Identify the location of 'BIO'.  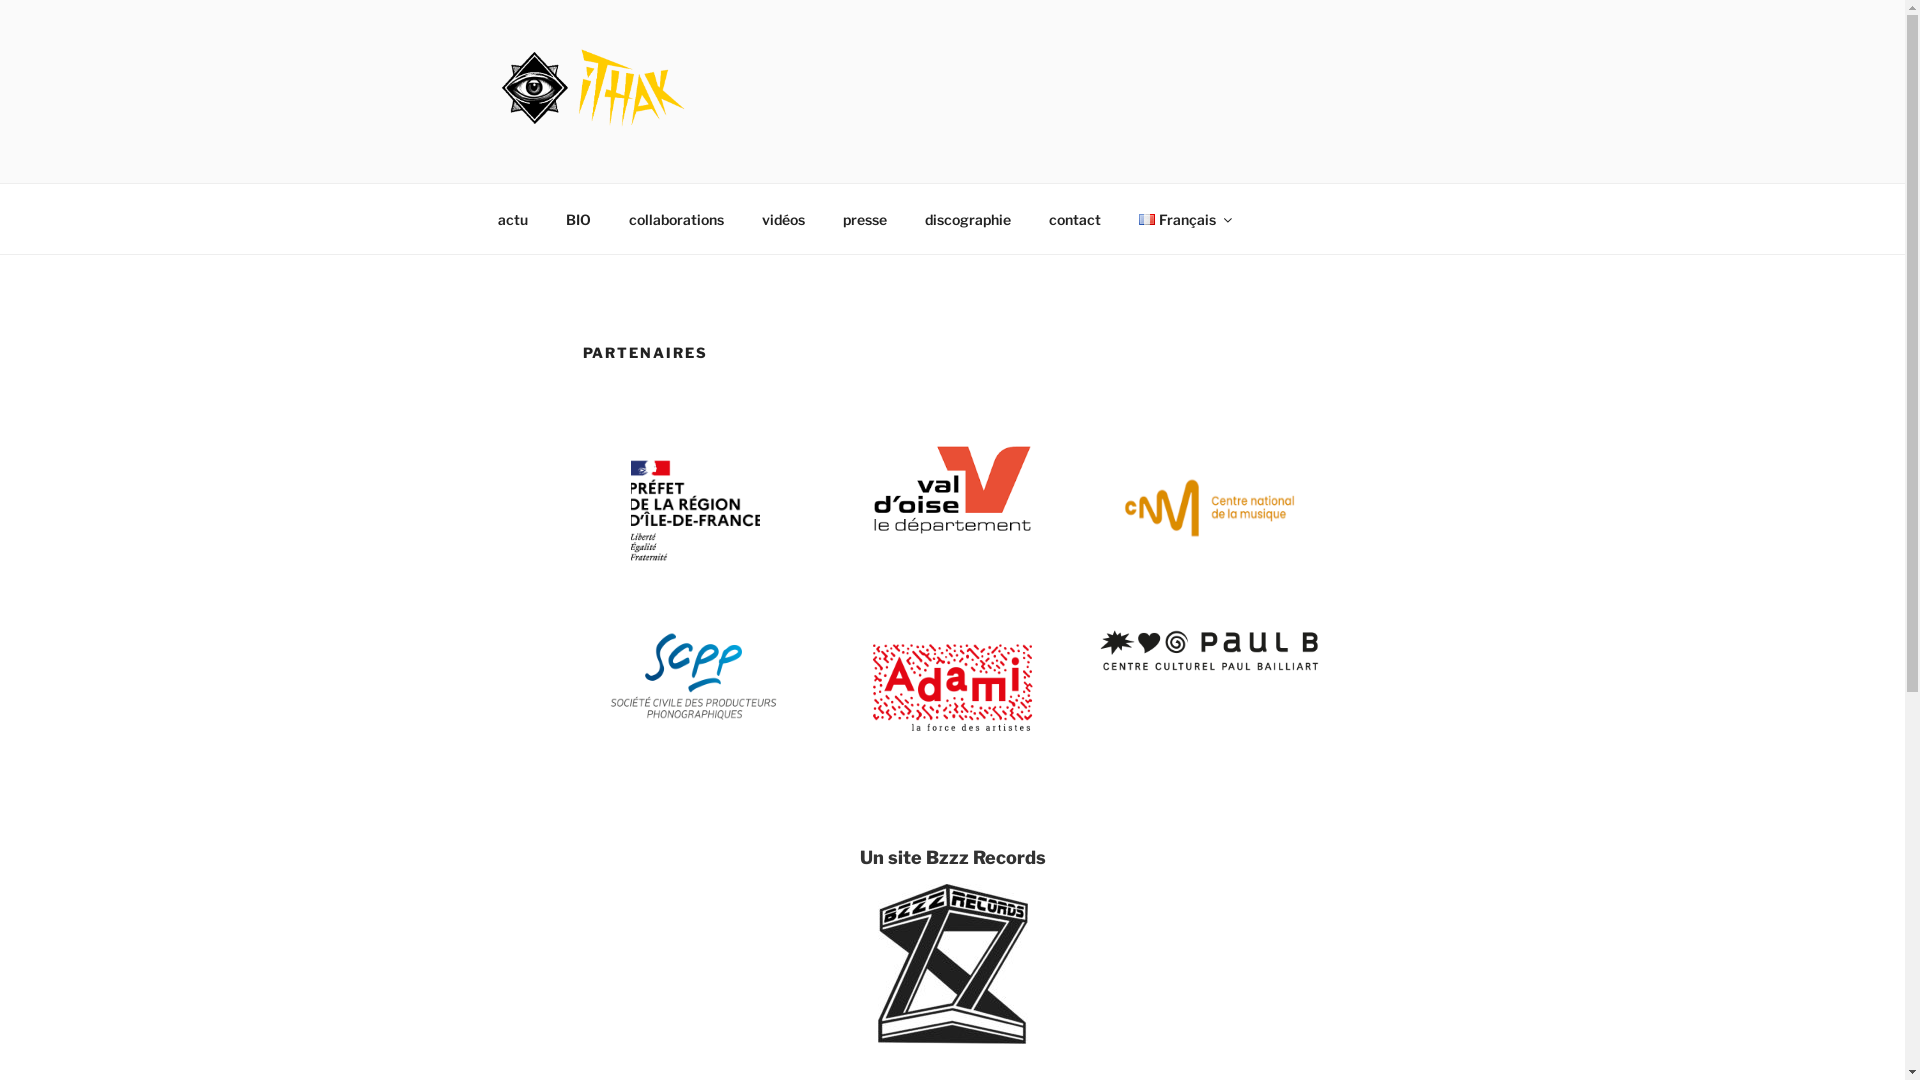
(576, 218).